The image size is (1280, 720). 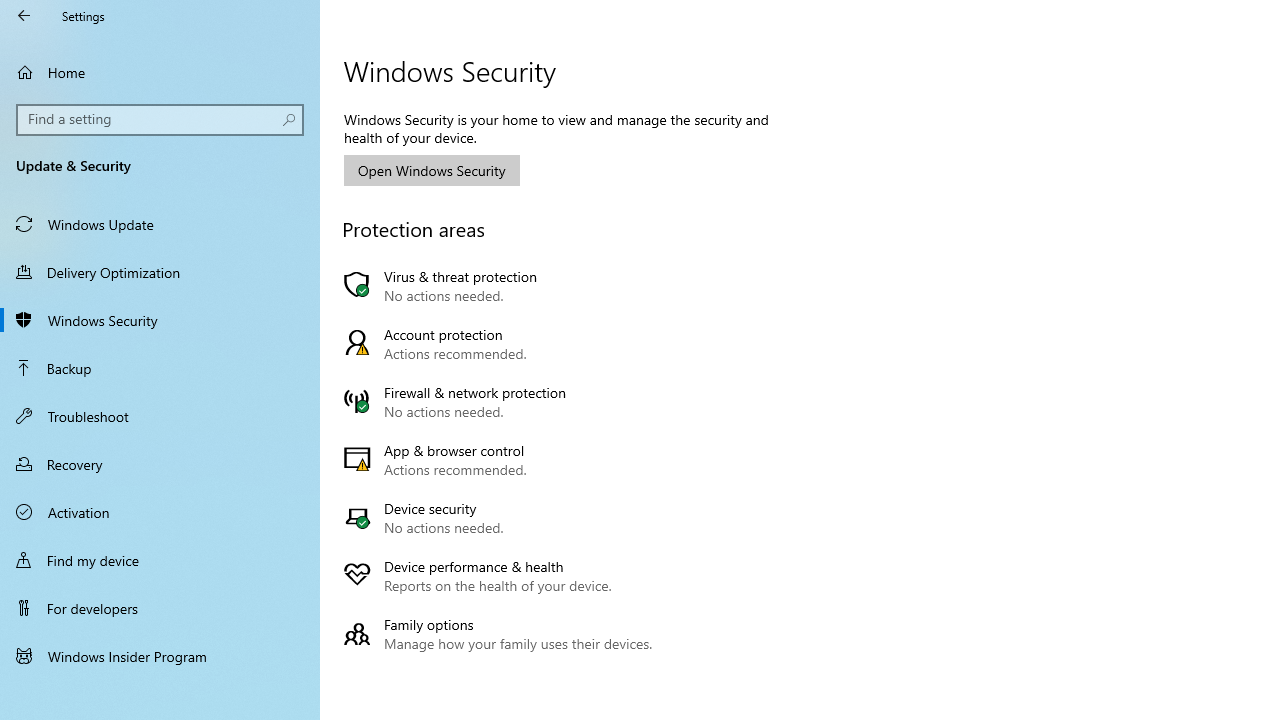 I want to click on 'Troubleshoot', so click(x=160, y=414).